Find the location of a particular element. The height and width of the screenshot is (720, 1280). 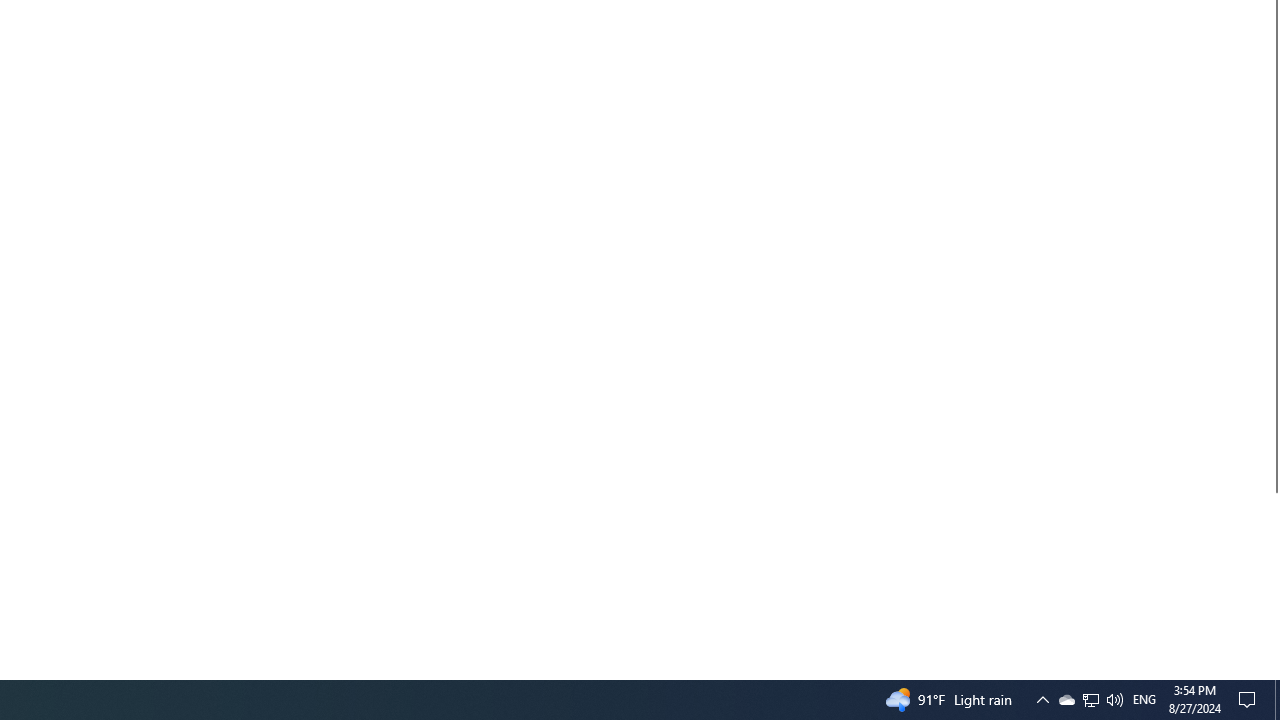

'Tray Input Indicator - English (United States)' is located at coordinates (1144, 698).